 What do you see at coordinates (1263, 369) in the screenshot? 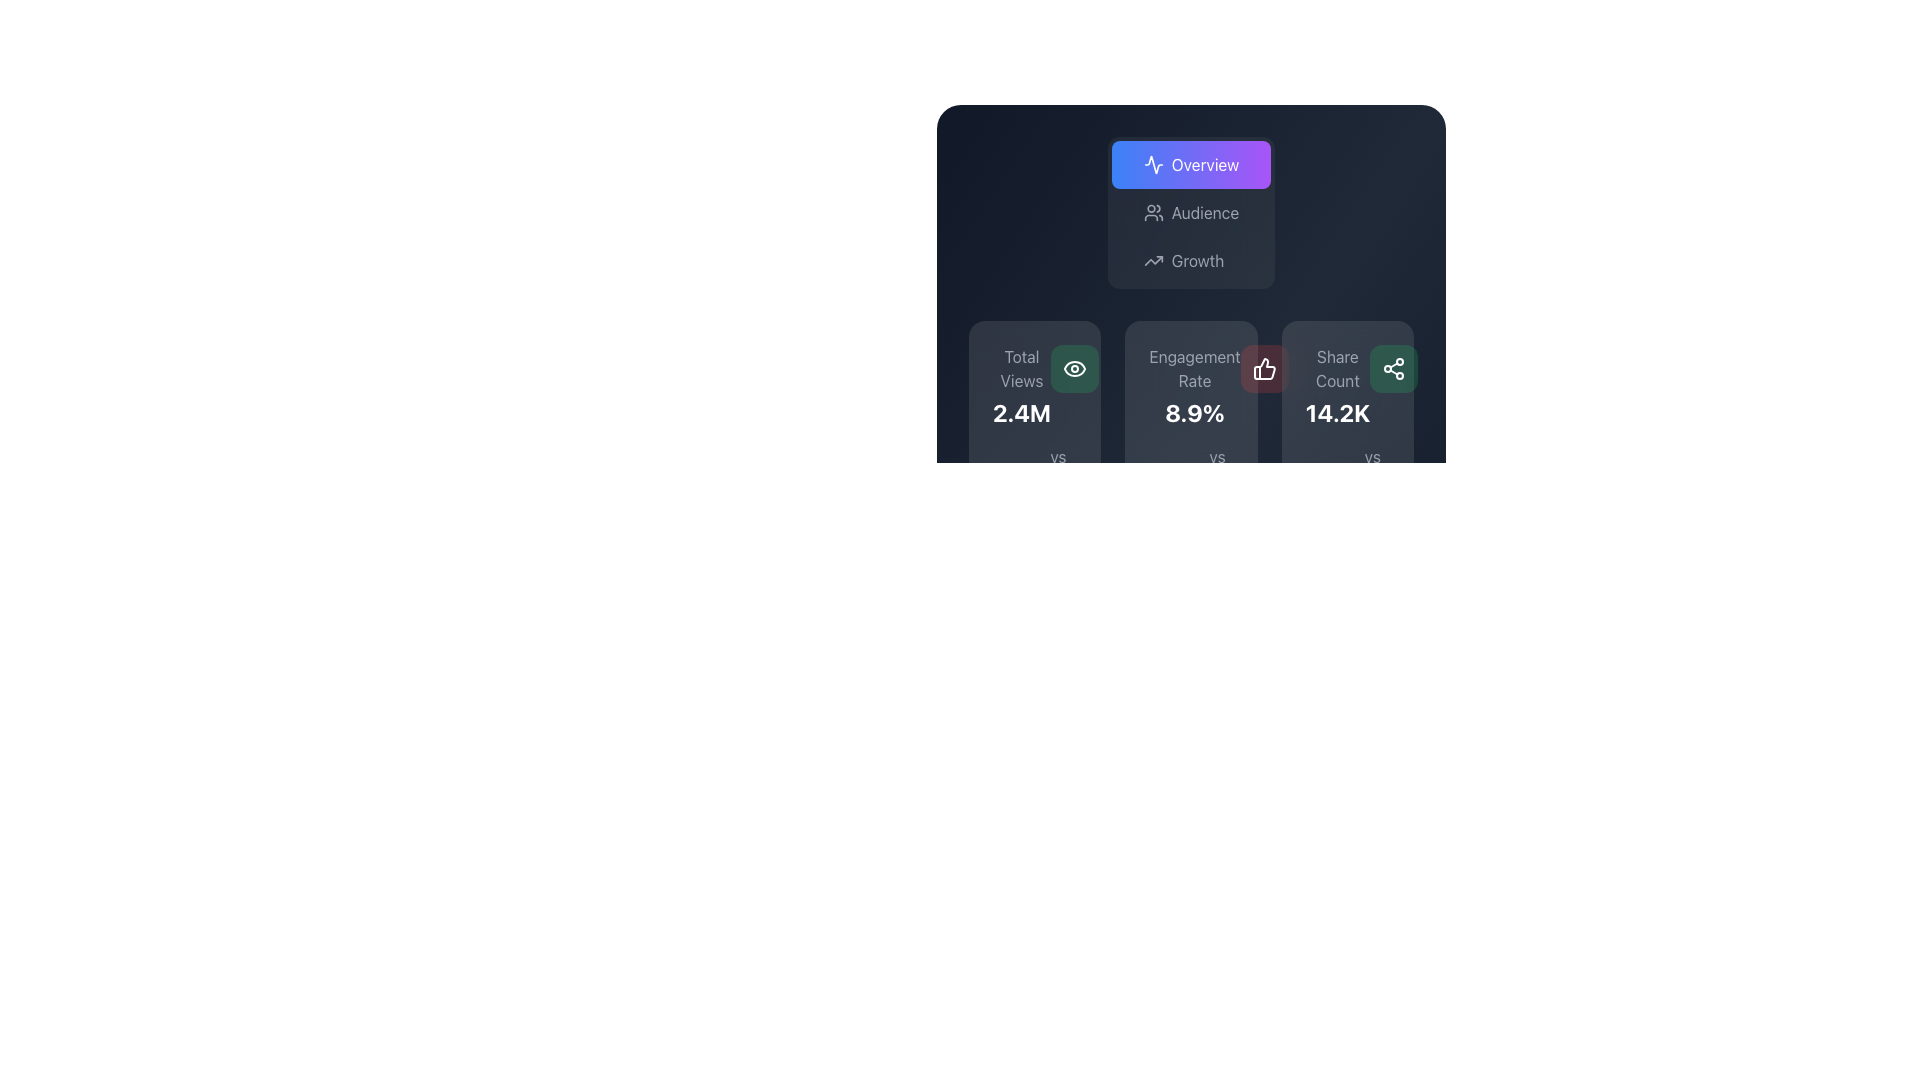
I see `the graphical icon representing the liking or approval functionality in the Engagement Rate section, located centrally in the second column of the card-like statistics section` at bounding box center [1263, 369].